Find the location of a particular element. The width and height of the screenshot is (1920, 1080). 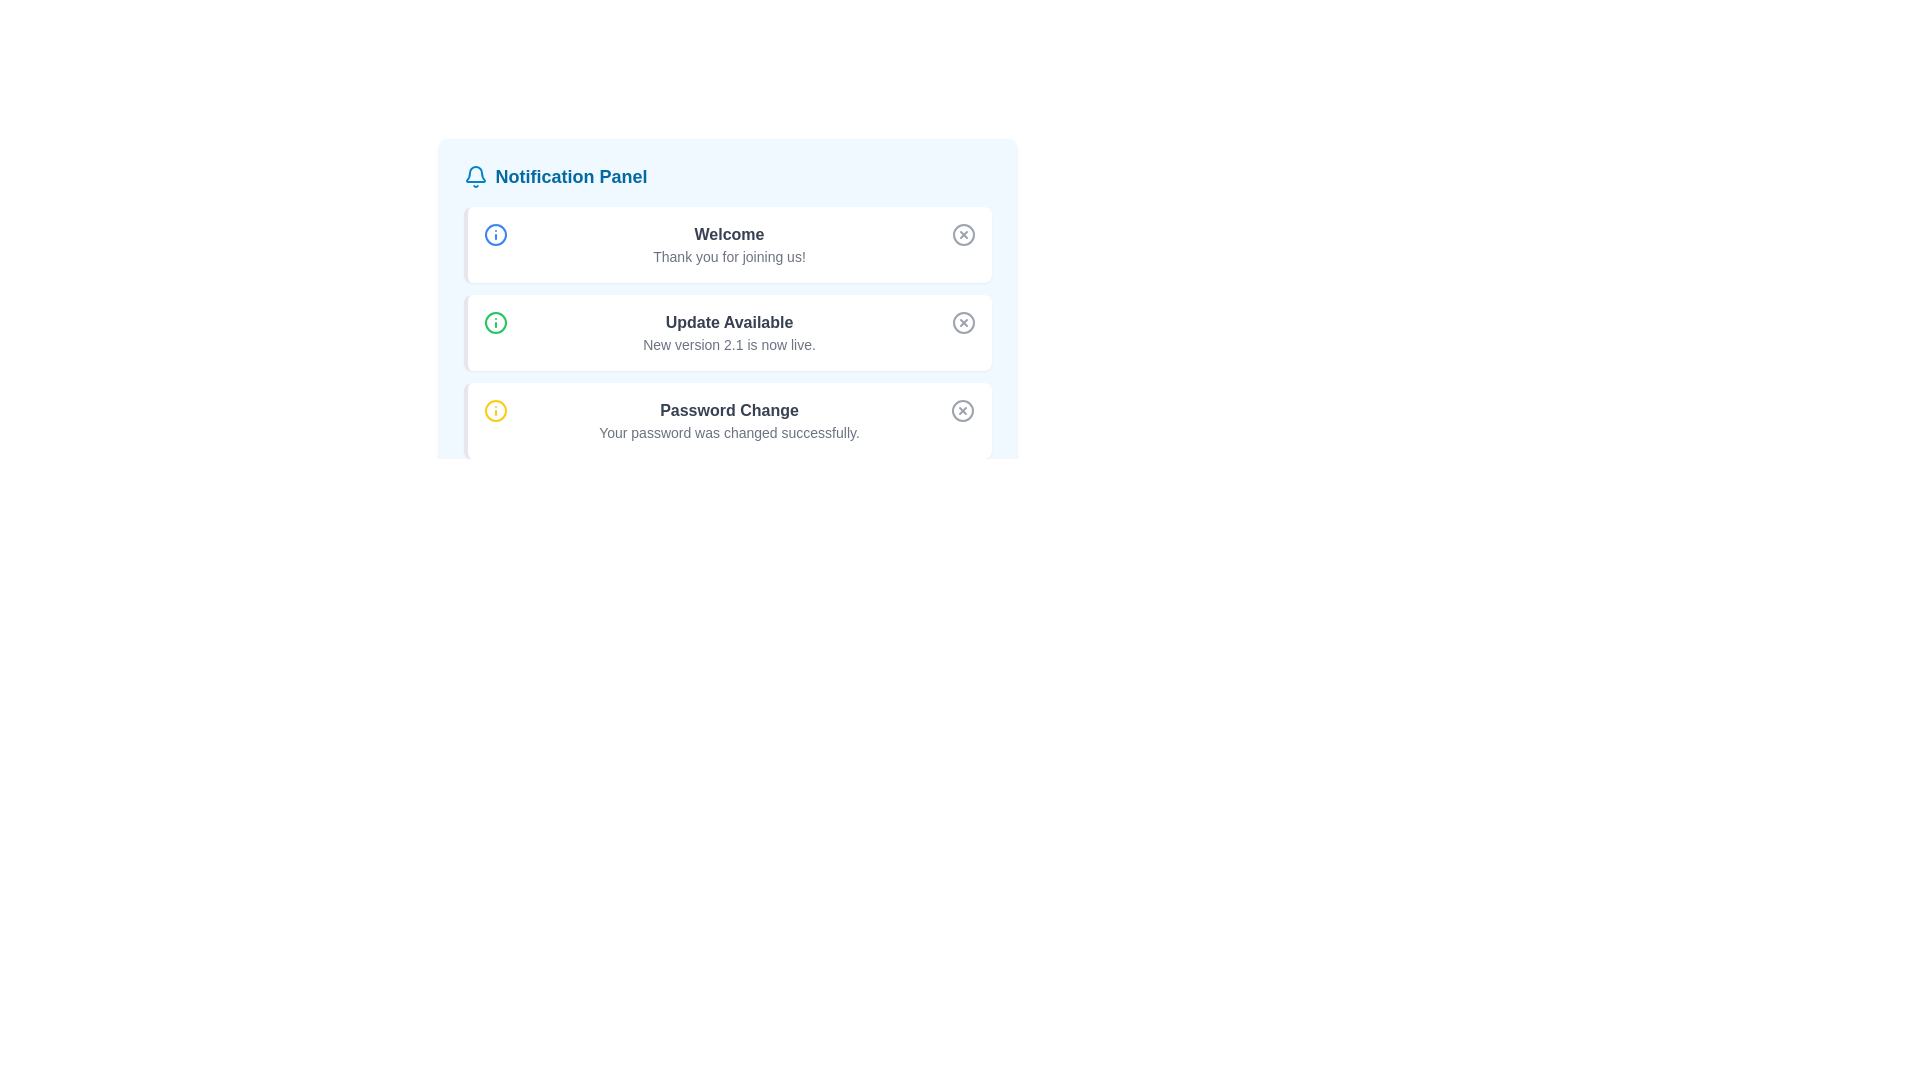

the bell-shaped notification icon is located at coordinates (474, 172).